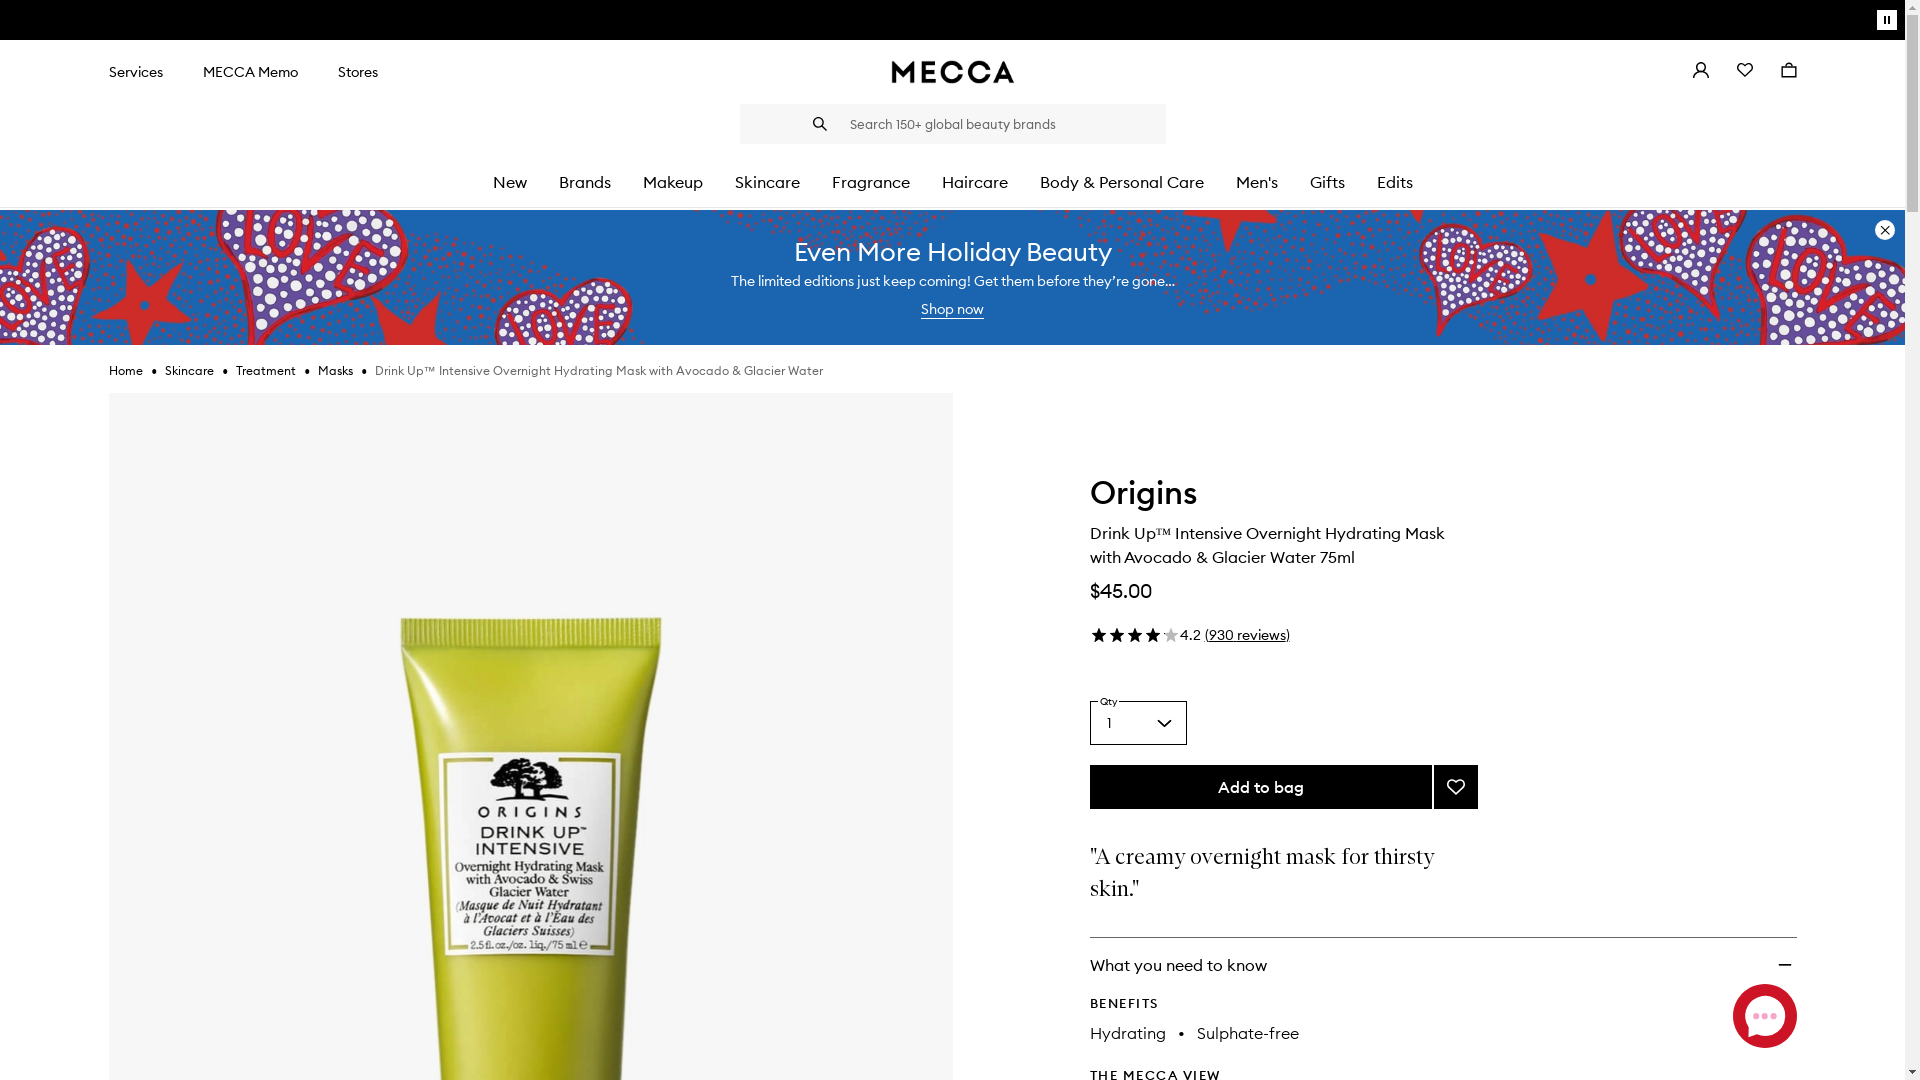 This screenshot has width=1920, height=1080. What do you see at coordinates (1884, 229) in the screenshot?
I see `'Dismiss banner'` at bounding box center [1884, 229].